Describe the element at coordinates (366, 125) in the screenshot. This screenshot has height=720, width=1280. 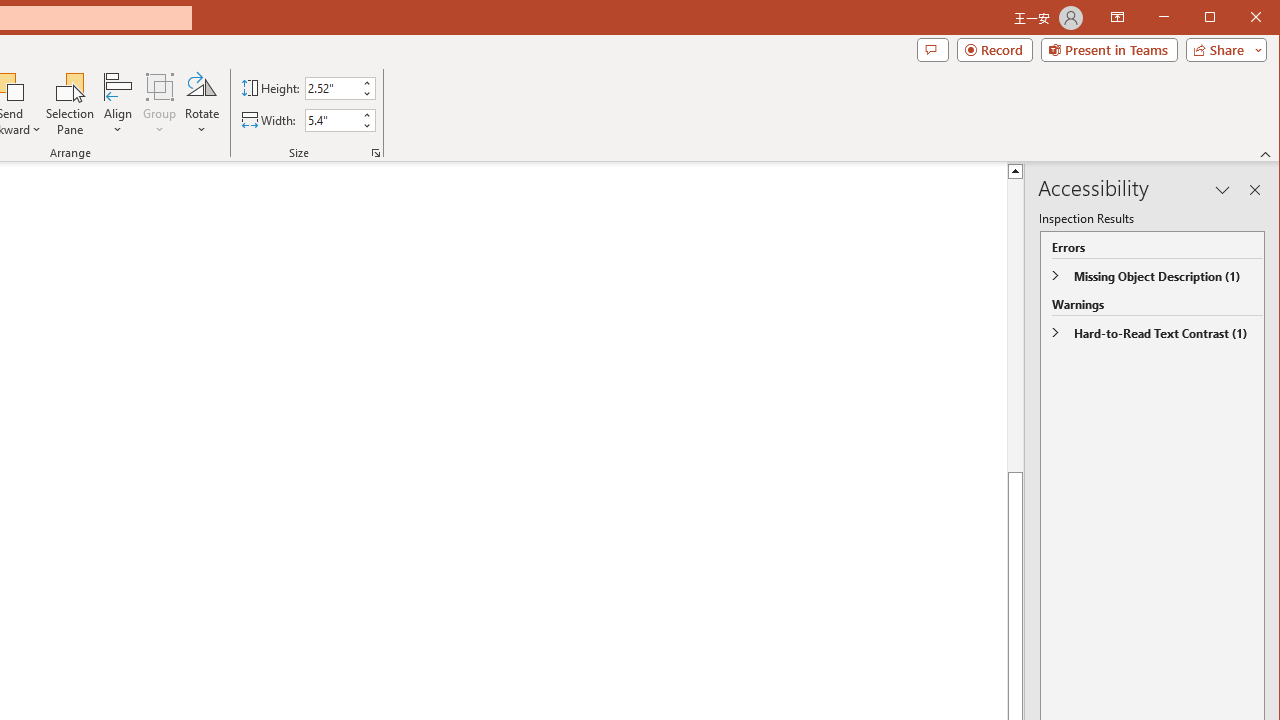
I see `'Less'` at that location.